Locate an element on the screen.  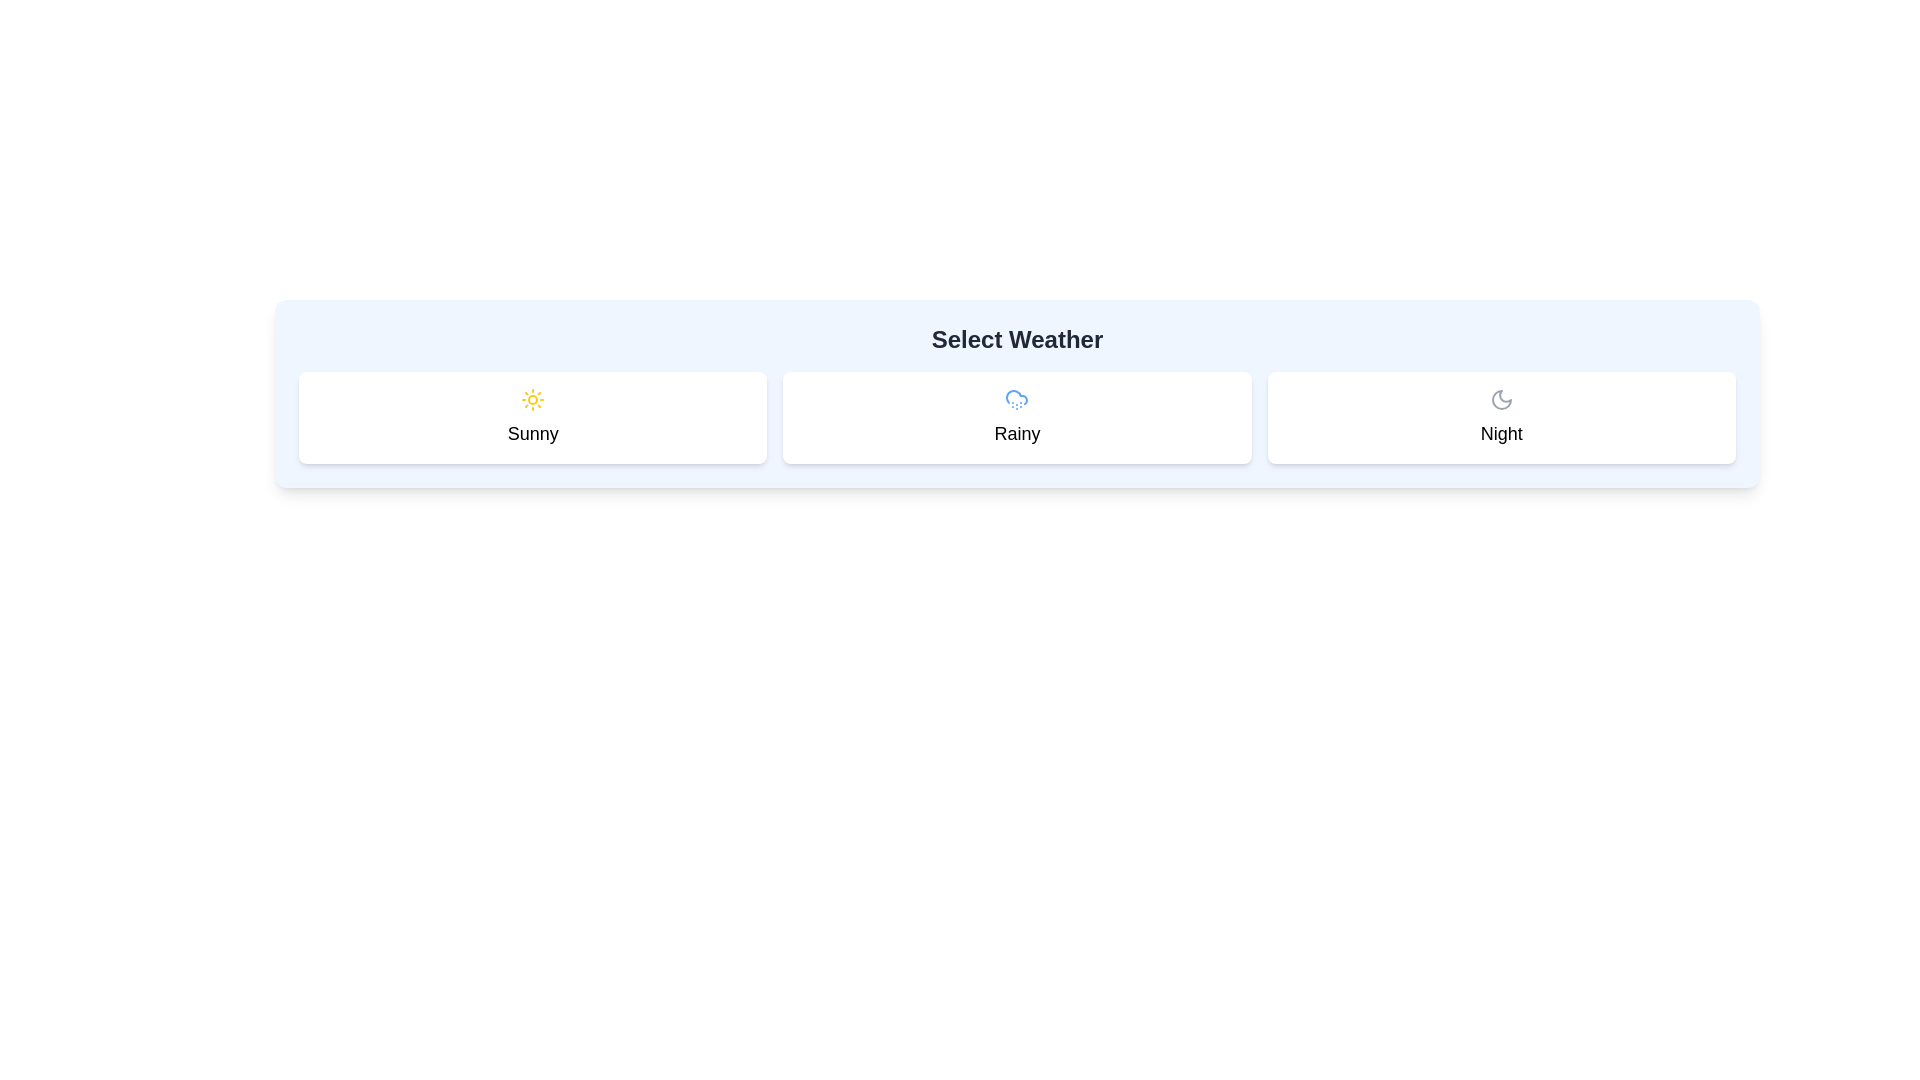
the moon-shaped icon indicating night mode, located within the right-most card labeled 'Night' is located at coordinates (1501, 400).